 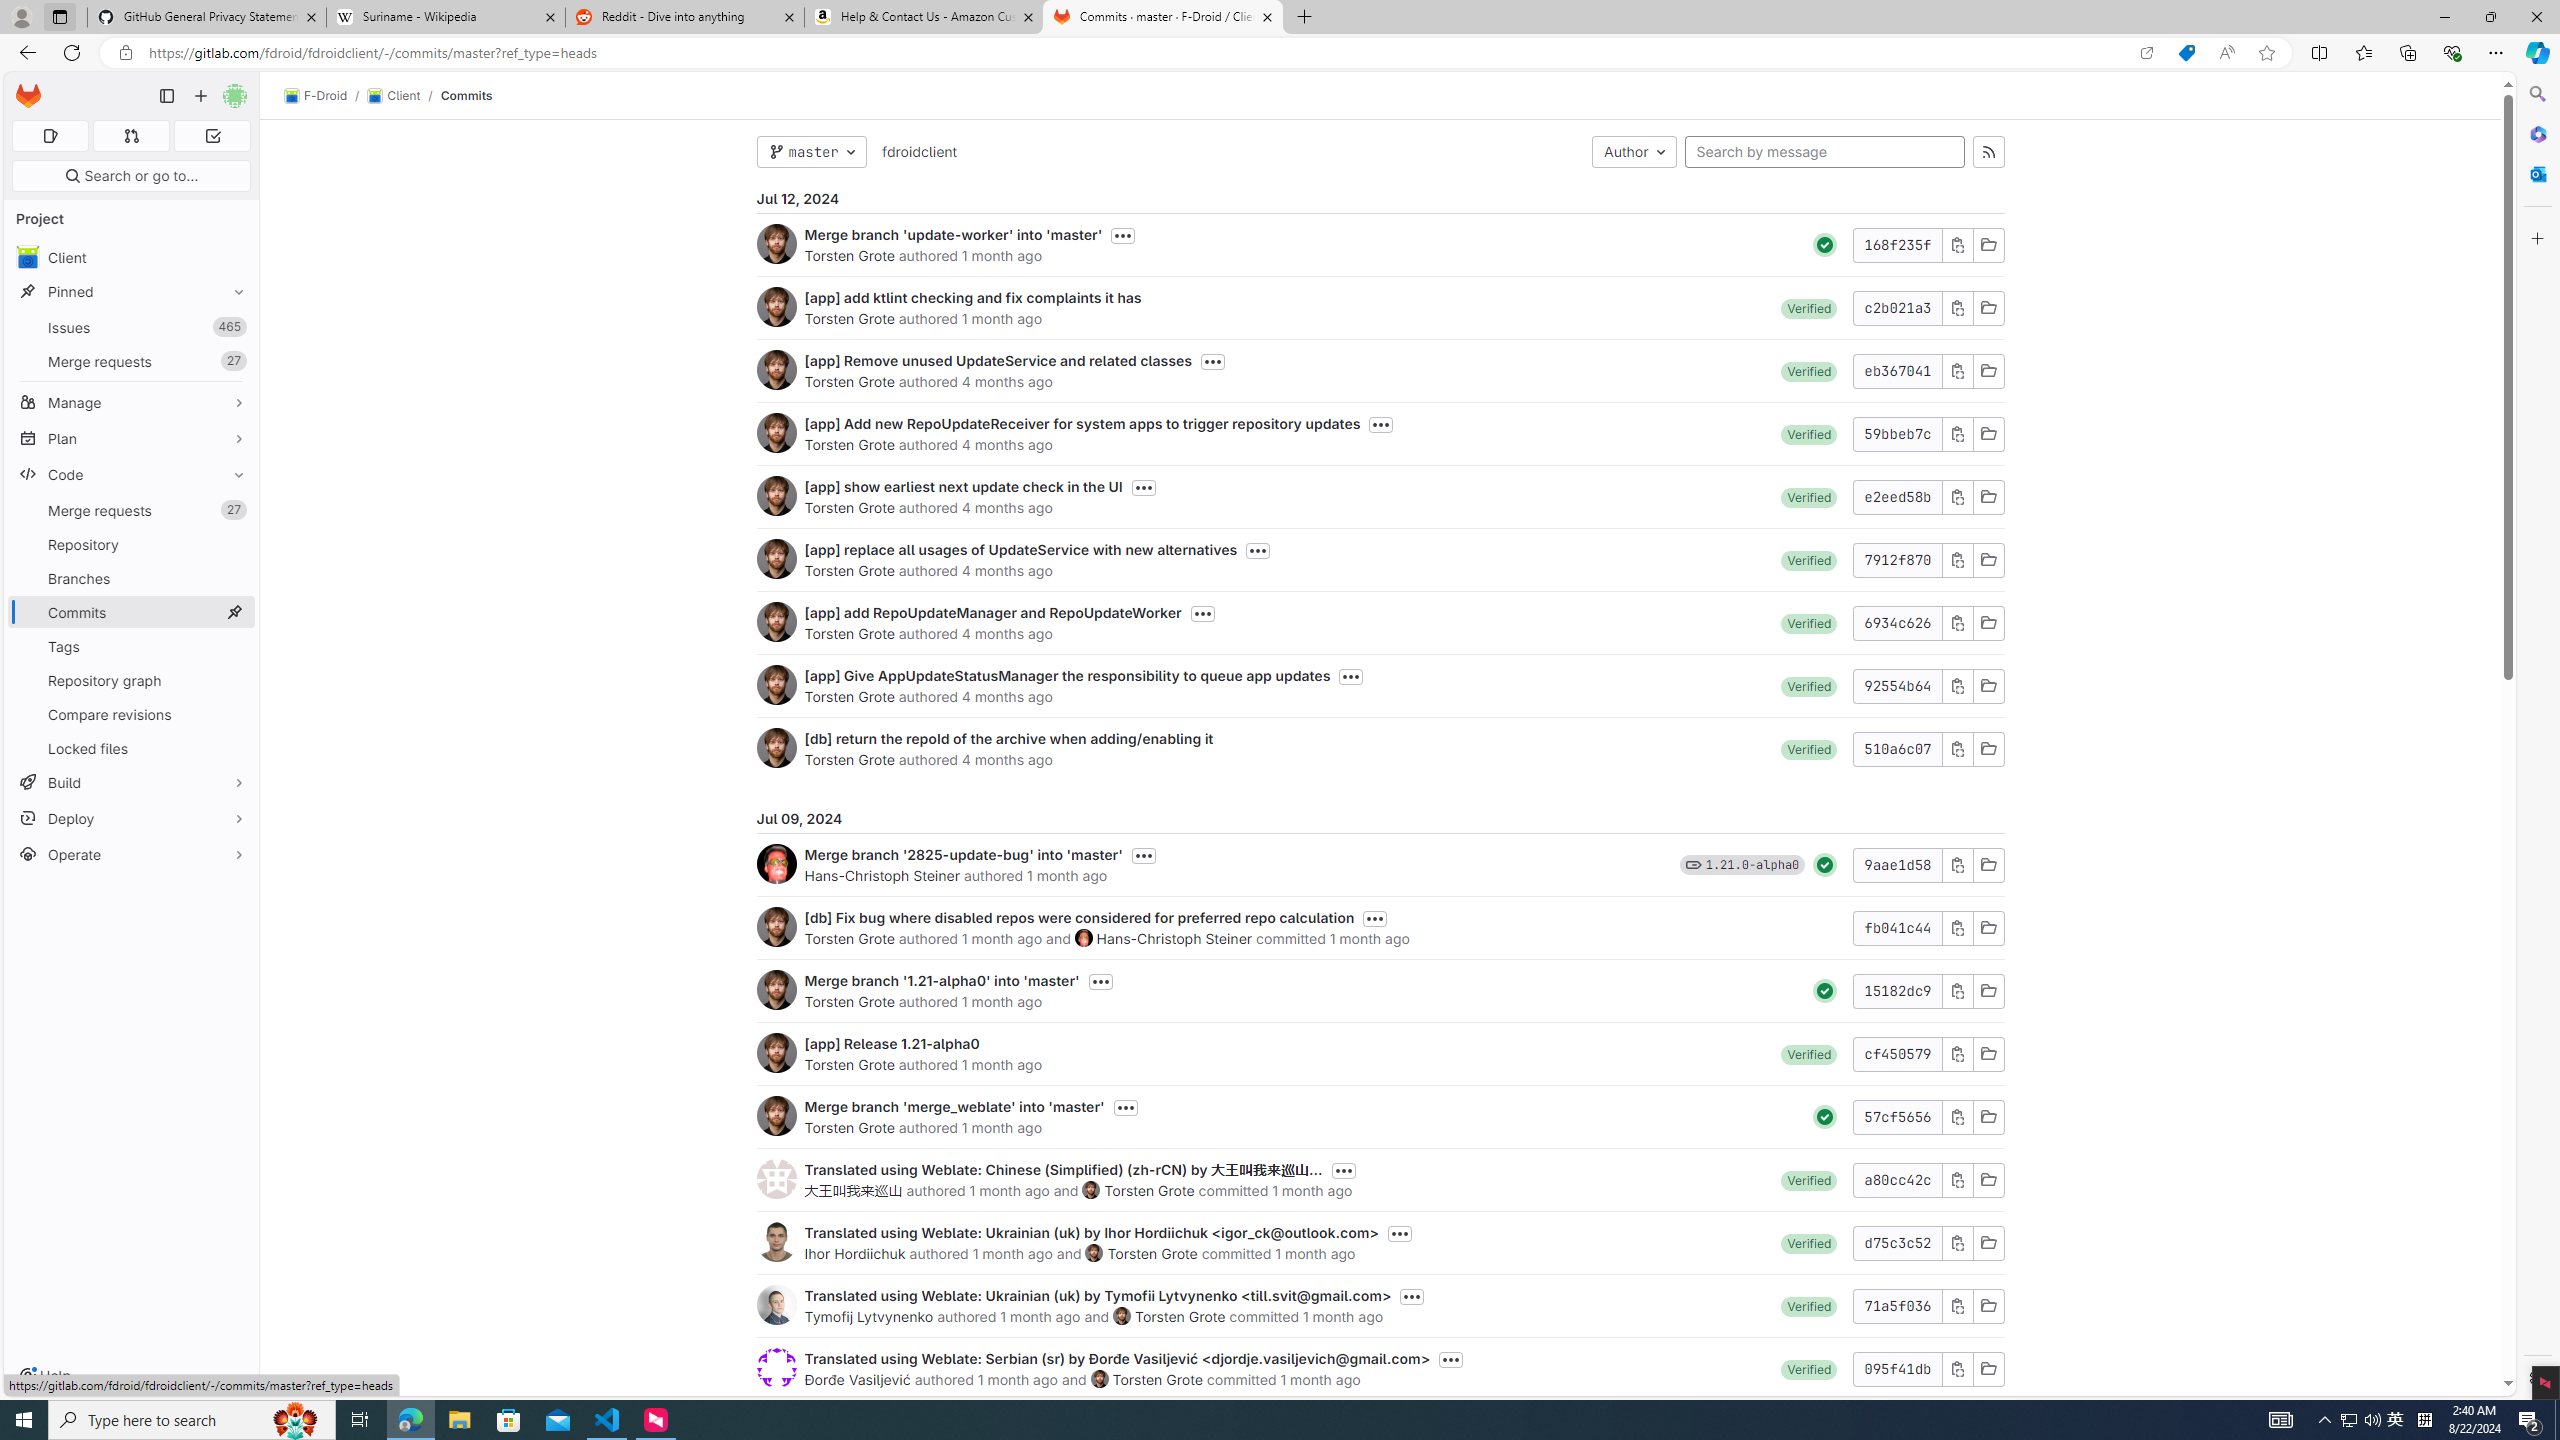 What do you see at coordinates (1084, 938) in the screenshot?
I see `'Hans-Christoph Steiner'` at bounding box center [1084, 938].